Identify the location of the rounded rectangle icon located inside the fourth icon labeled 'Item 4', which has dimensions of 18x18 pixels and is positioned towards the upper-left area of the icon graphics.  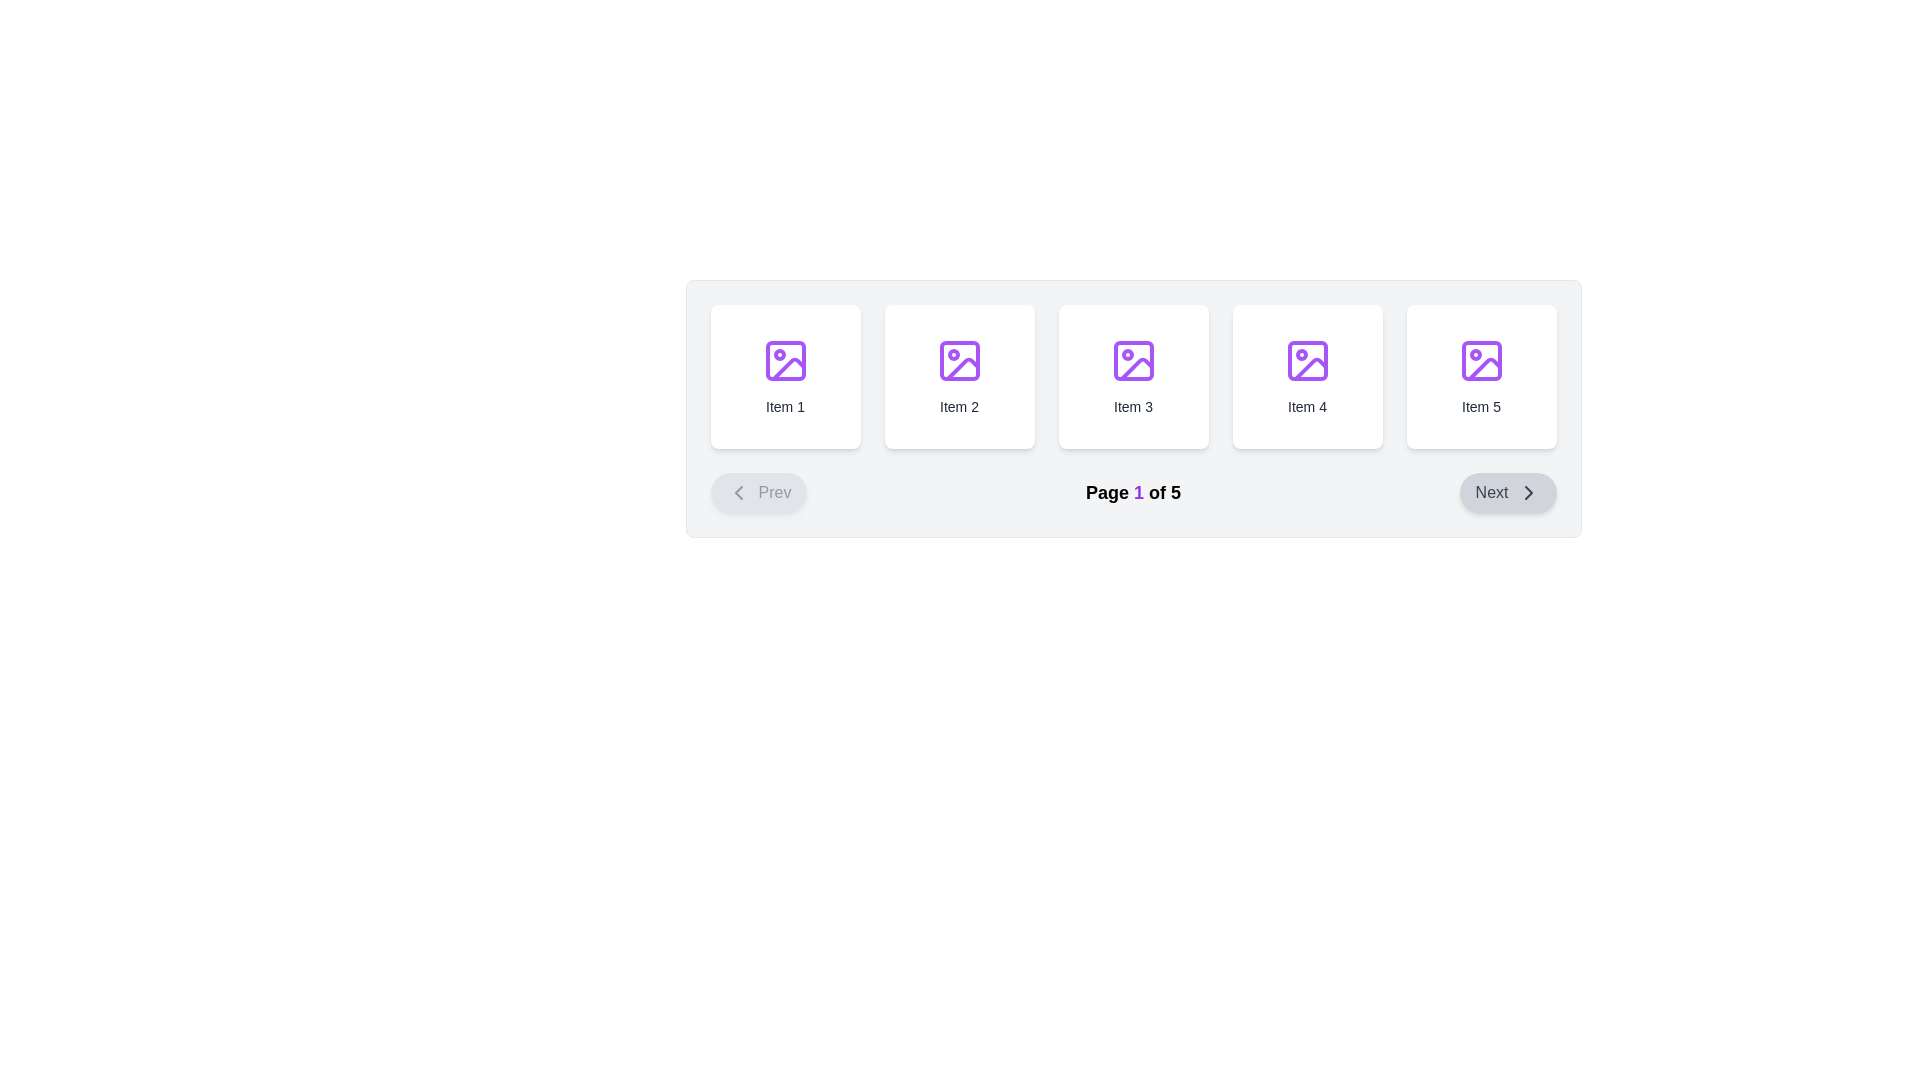
(1307, 361).